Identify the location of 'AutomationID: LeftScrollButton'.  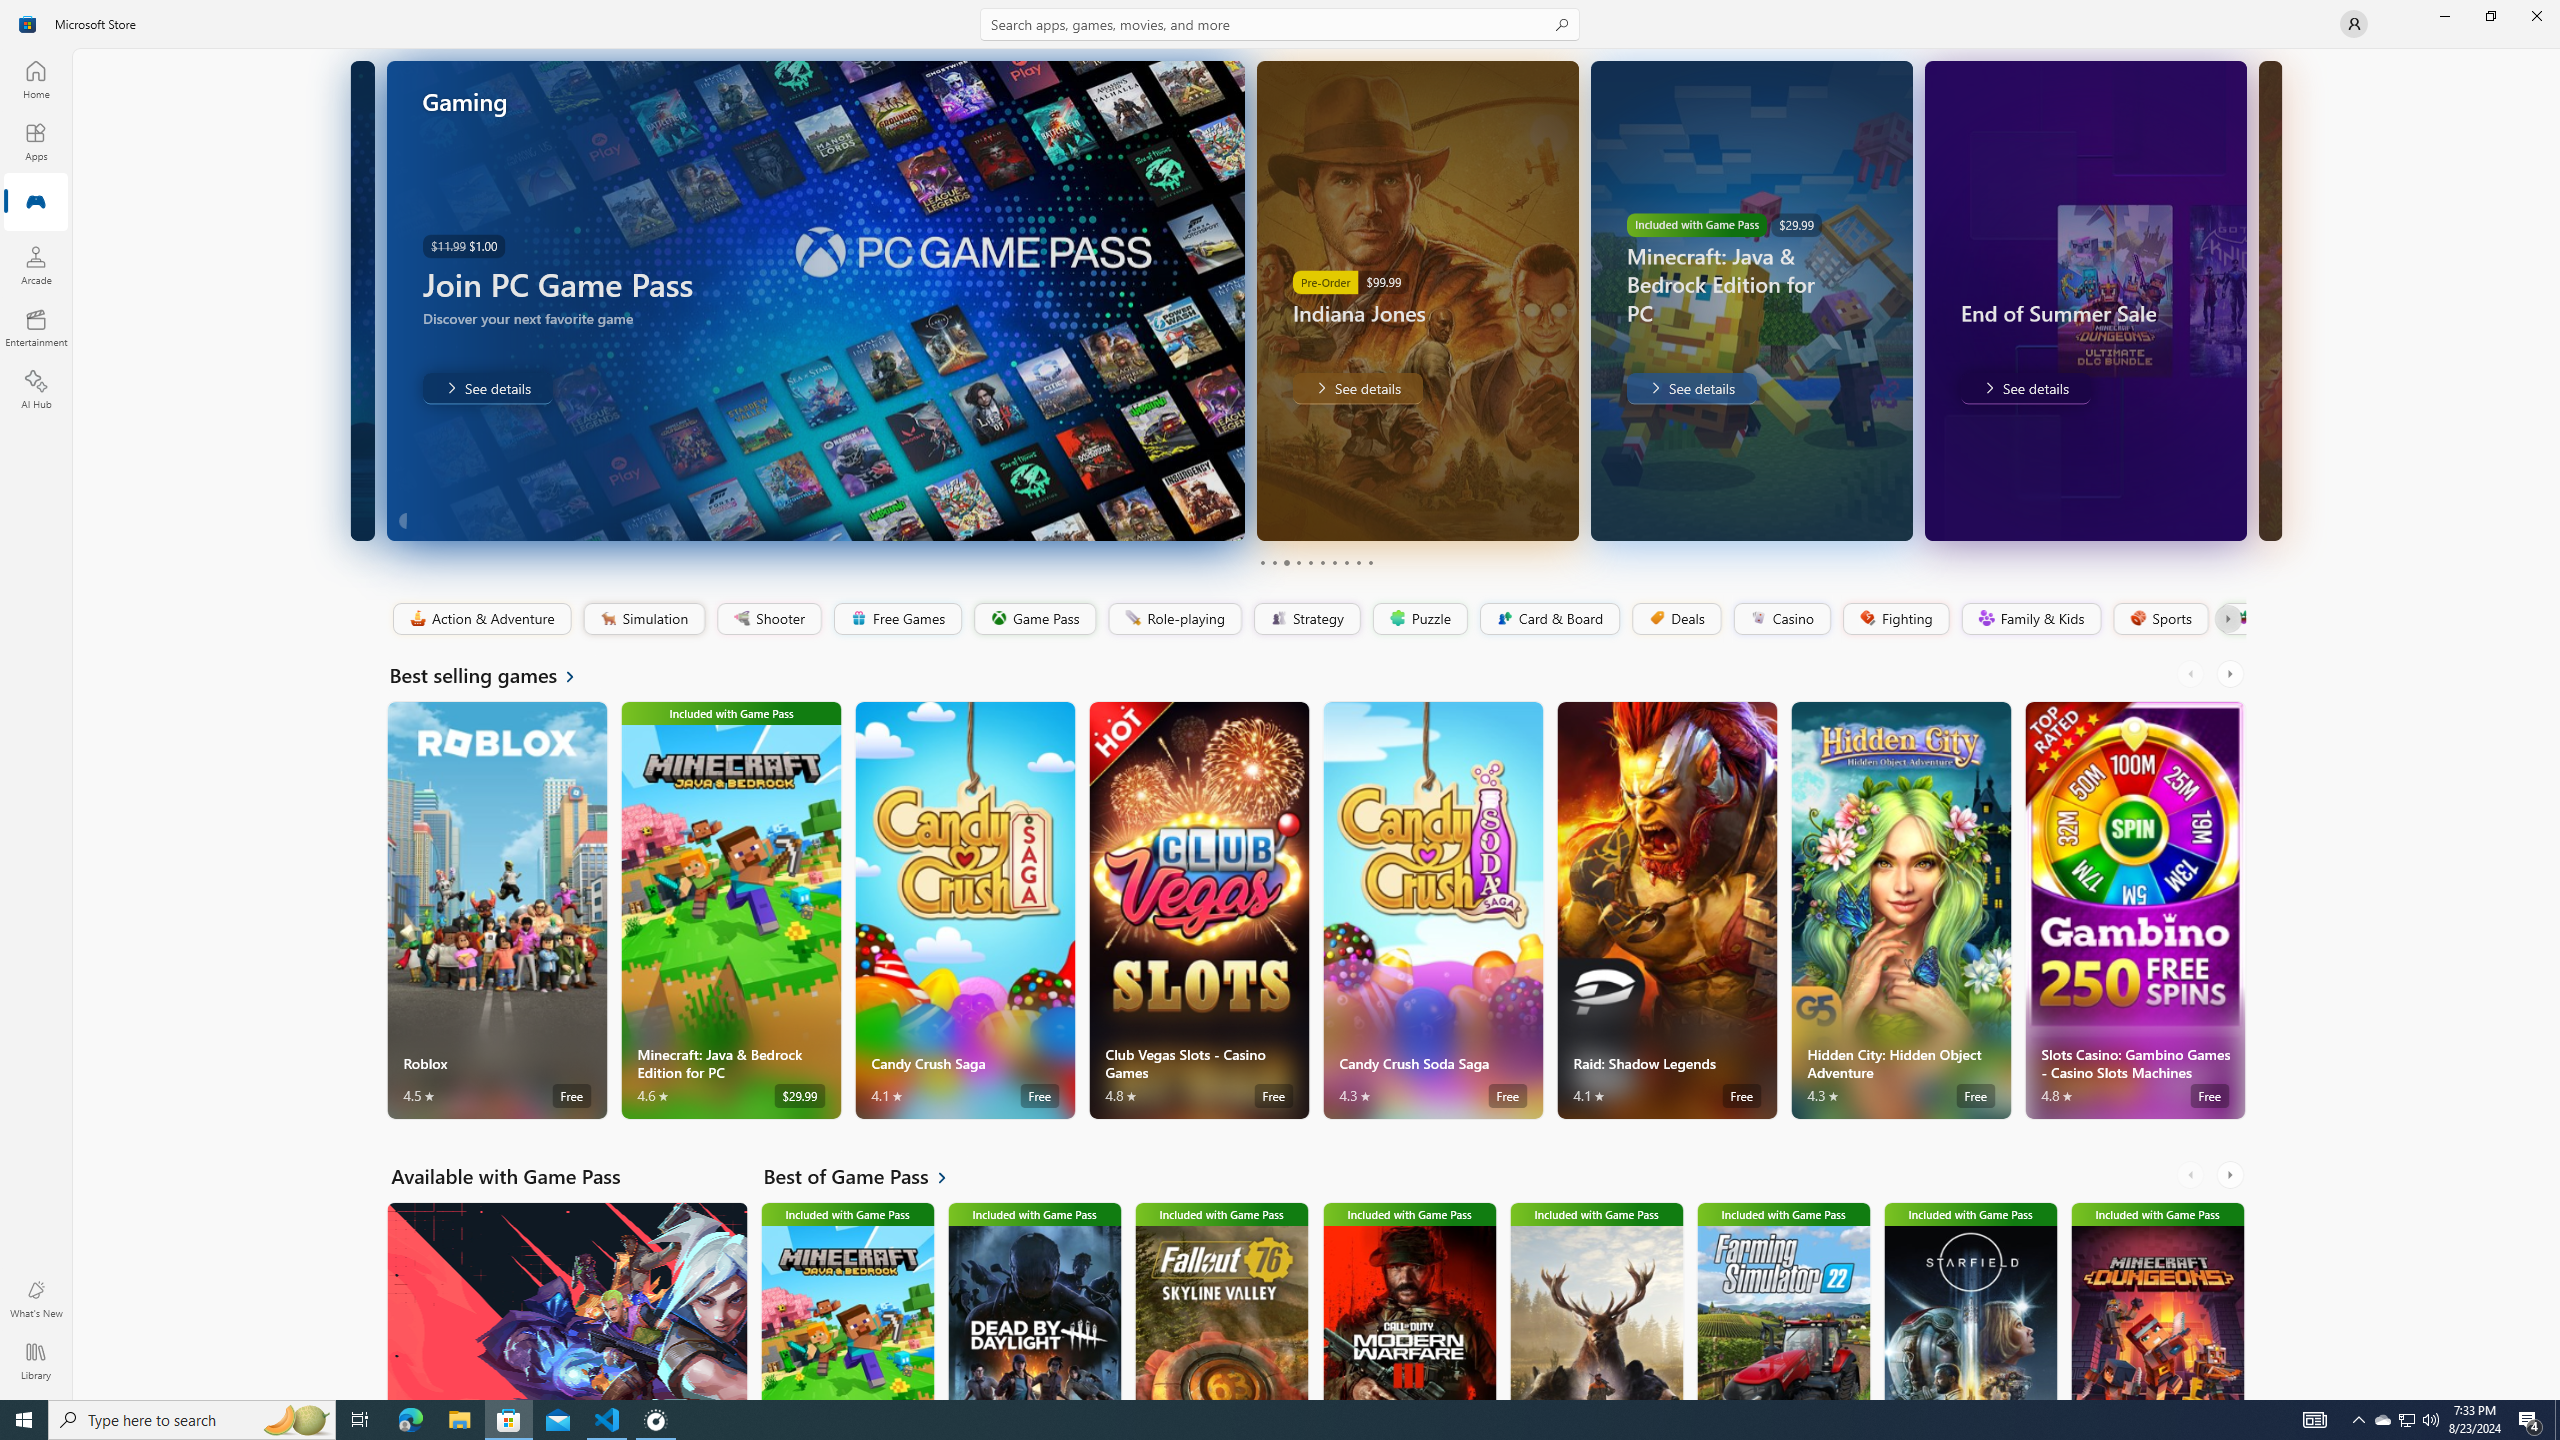
(2192, 1175).